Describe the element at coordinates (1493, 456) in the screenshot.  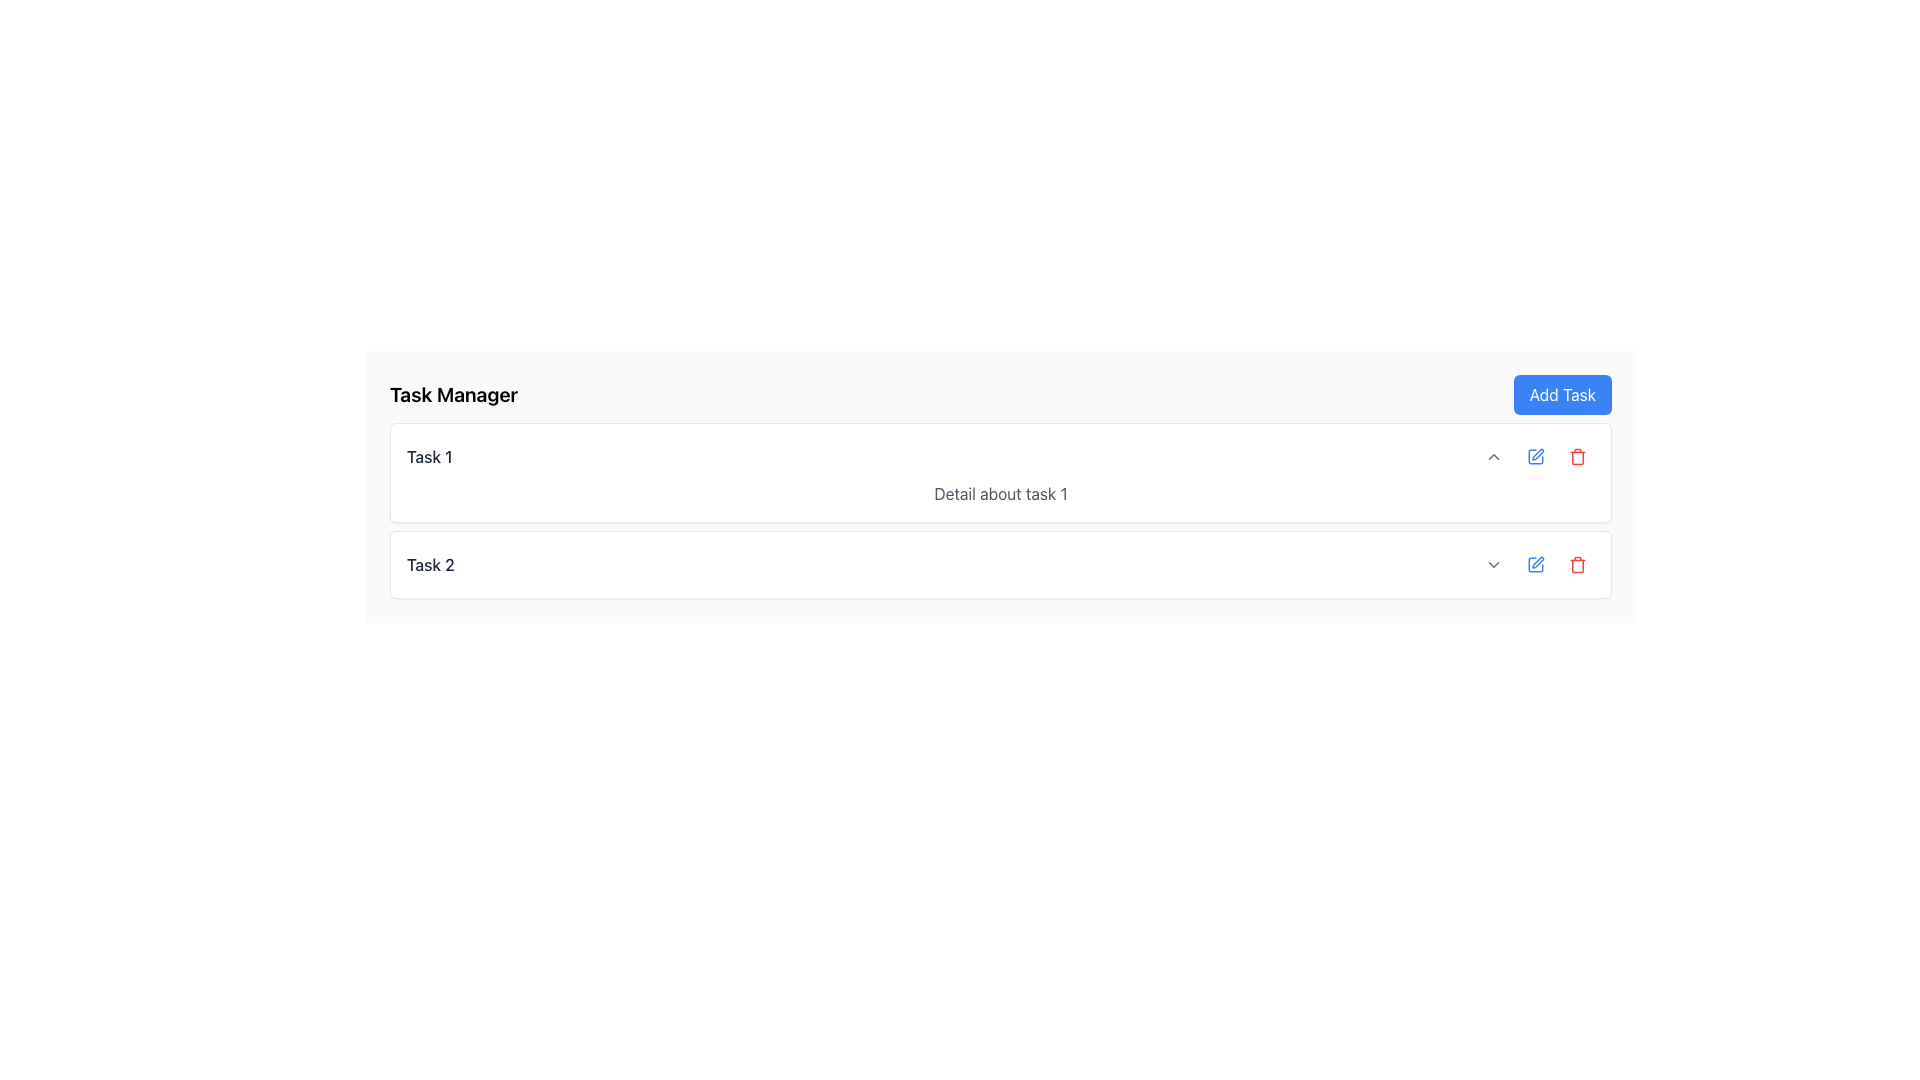
I see `the chevron-up icon located on the right side of the second task's row in the task list to possibly display a tooltip` at that location.